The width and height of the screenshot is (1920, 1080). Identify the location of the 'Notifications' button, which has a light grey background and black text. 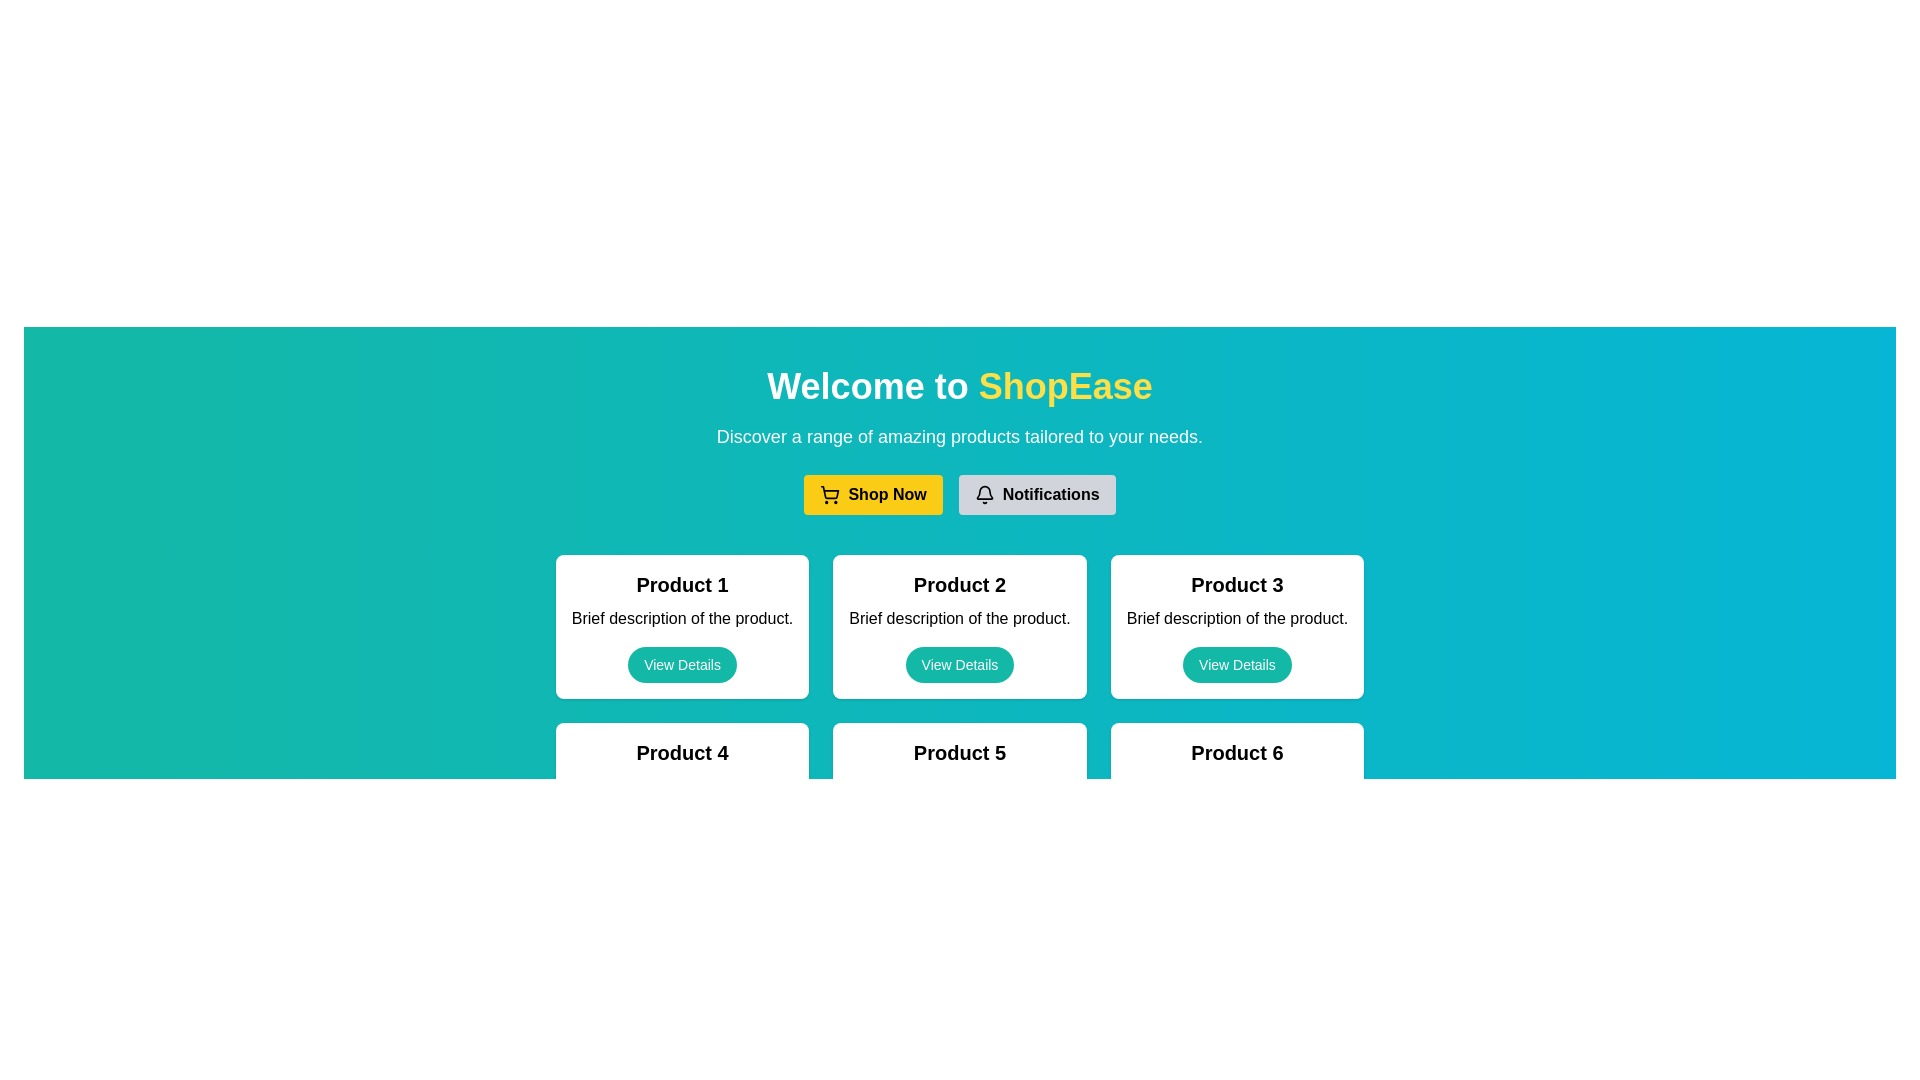
(1037, 494).